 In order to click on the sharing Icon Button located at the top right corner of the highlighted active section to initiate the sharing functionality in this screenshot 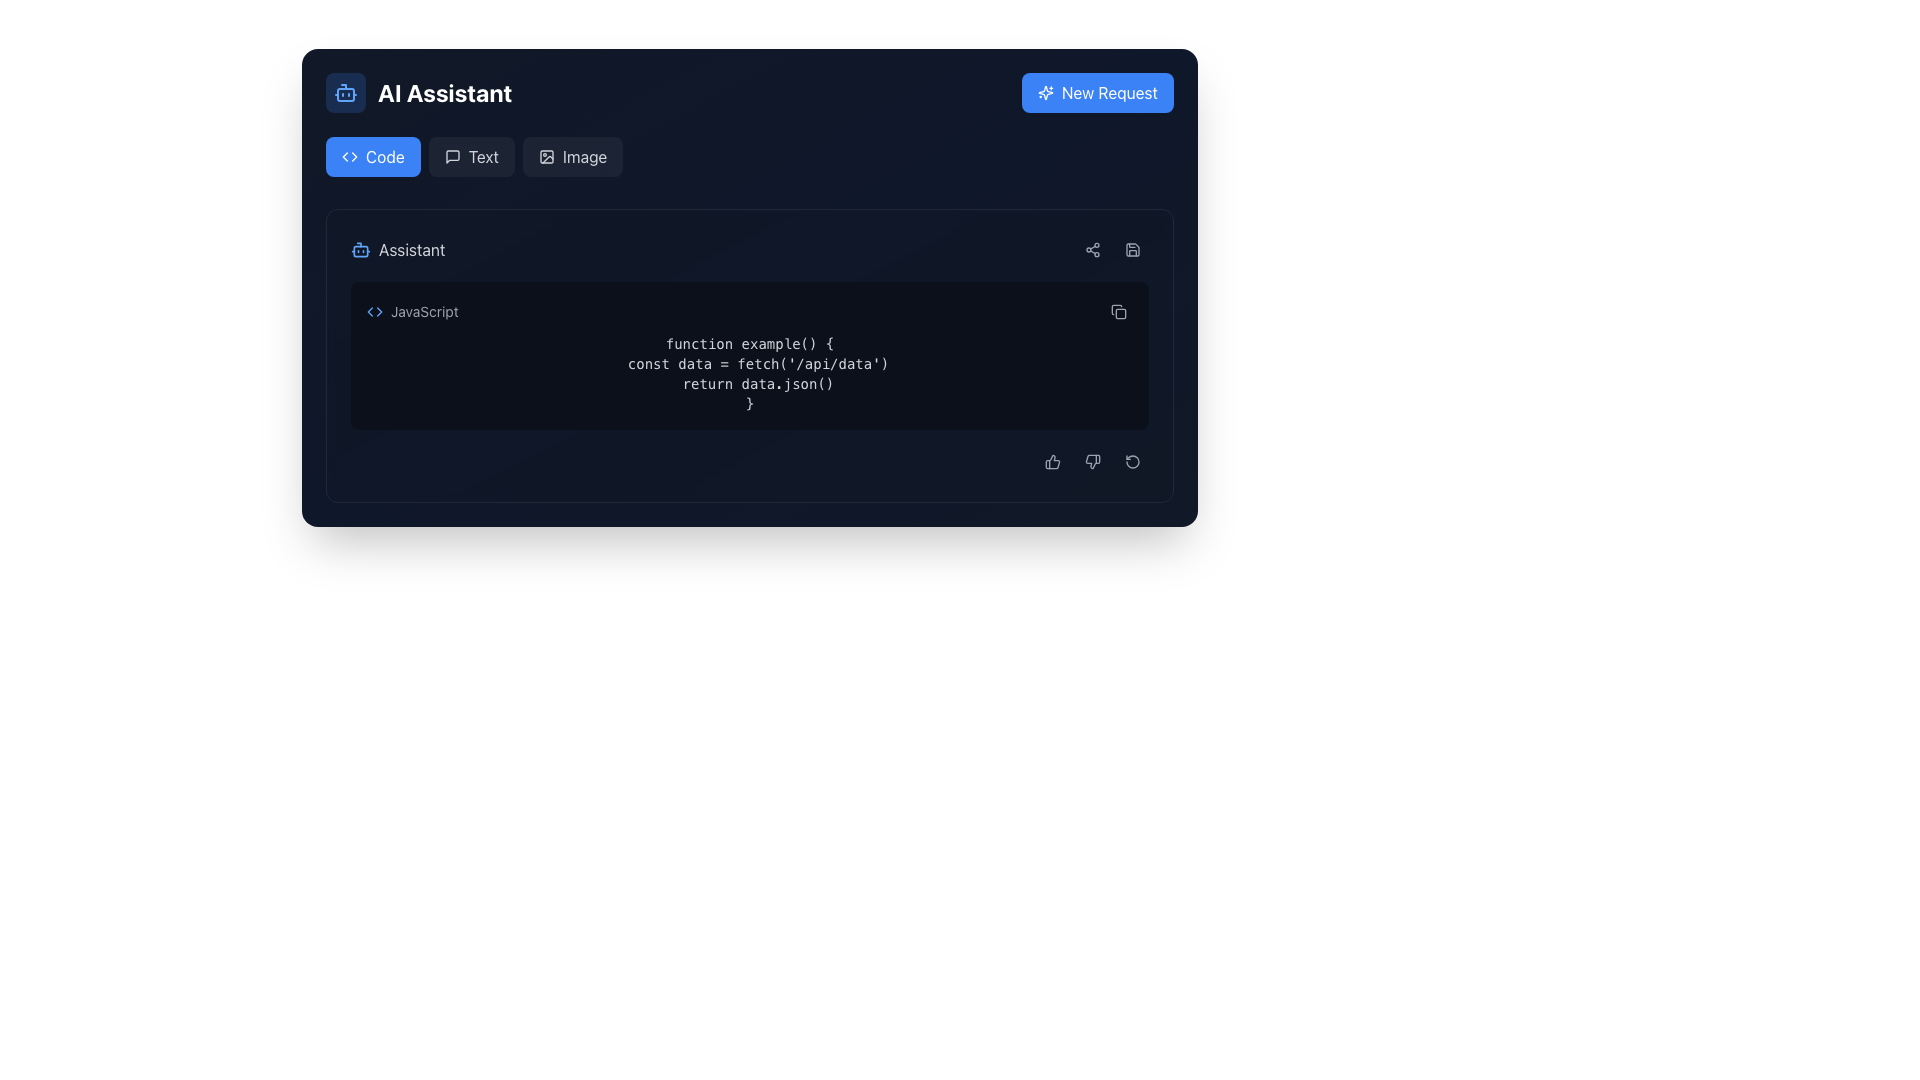, I will do `click(1092, 249)`.